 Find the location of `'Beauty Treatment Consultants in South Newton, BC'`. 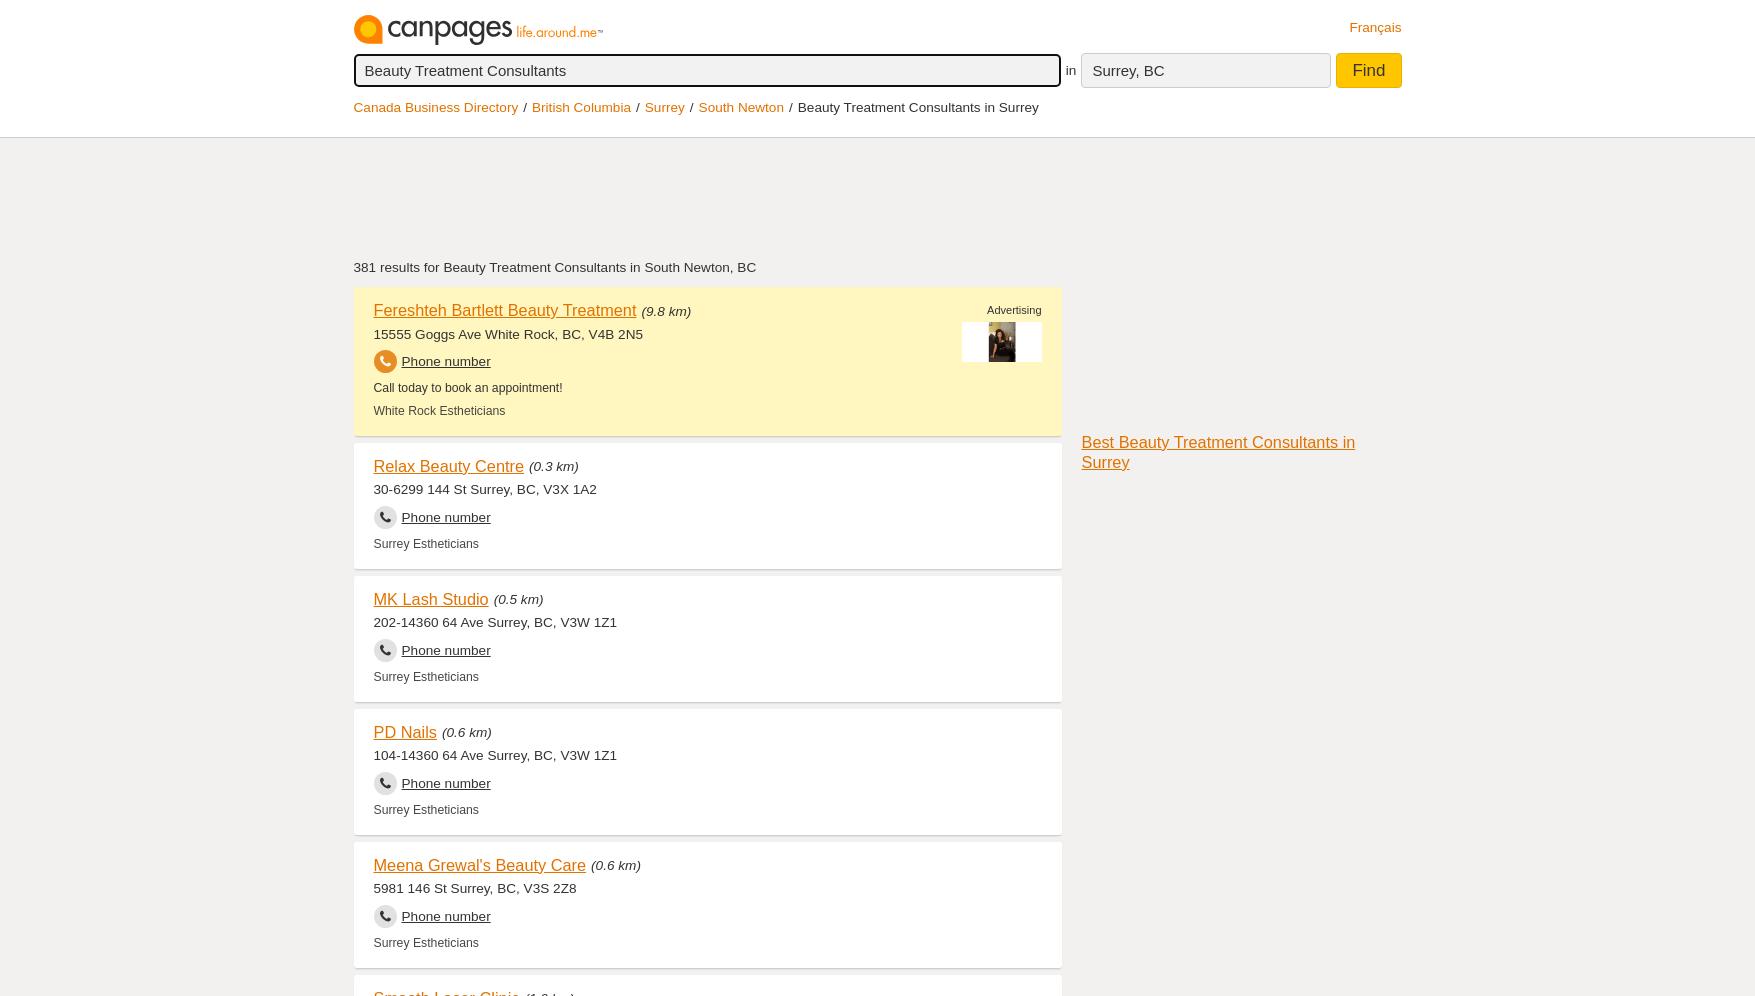

'Beauty Treatment Consultants in South Newton, BC' is located at coordinates (442, 267).